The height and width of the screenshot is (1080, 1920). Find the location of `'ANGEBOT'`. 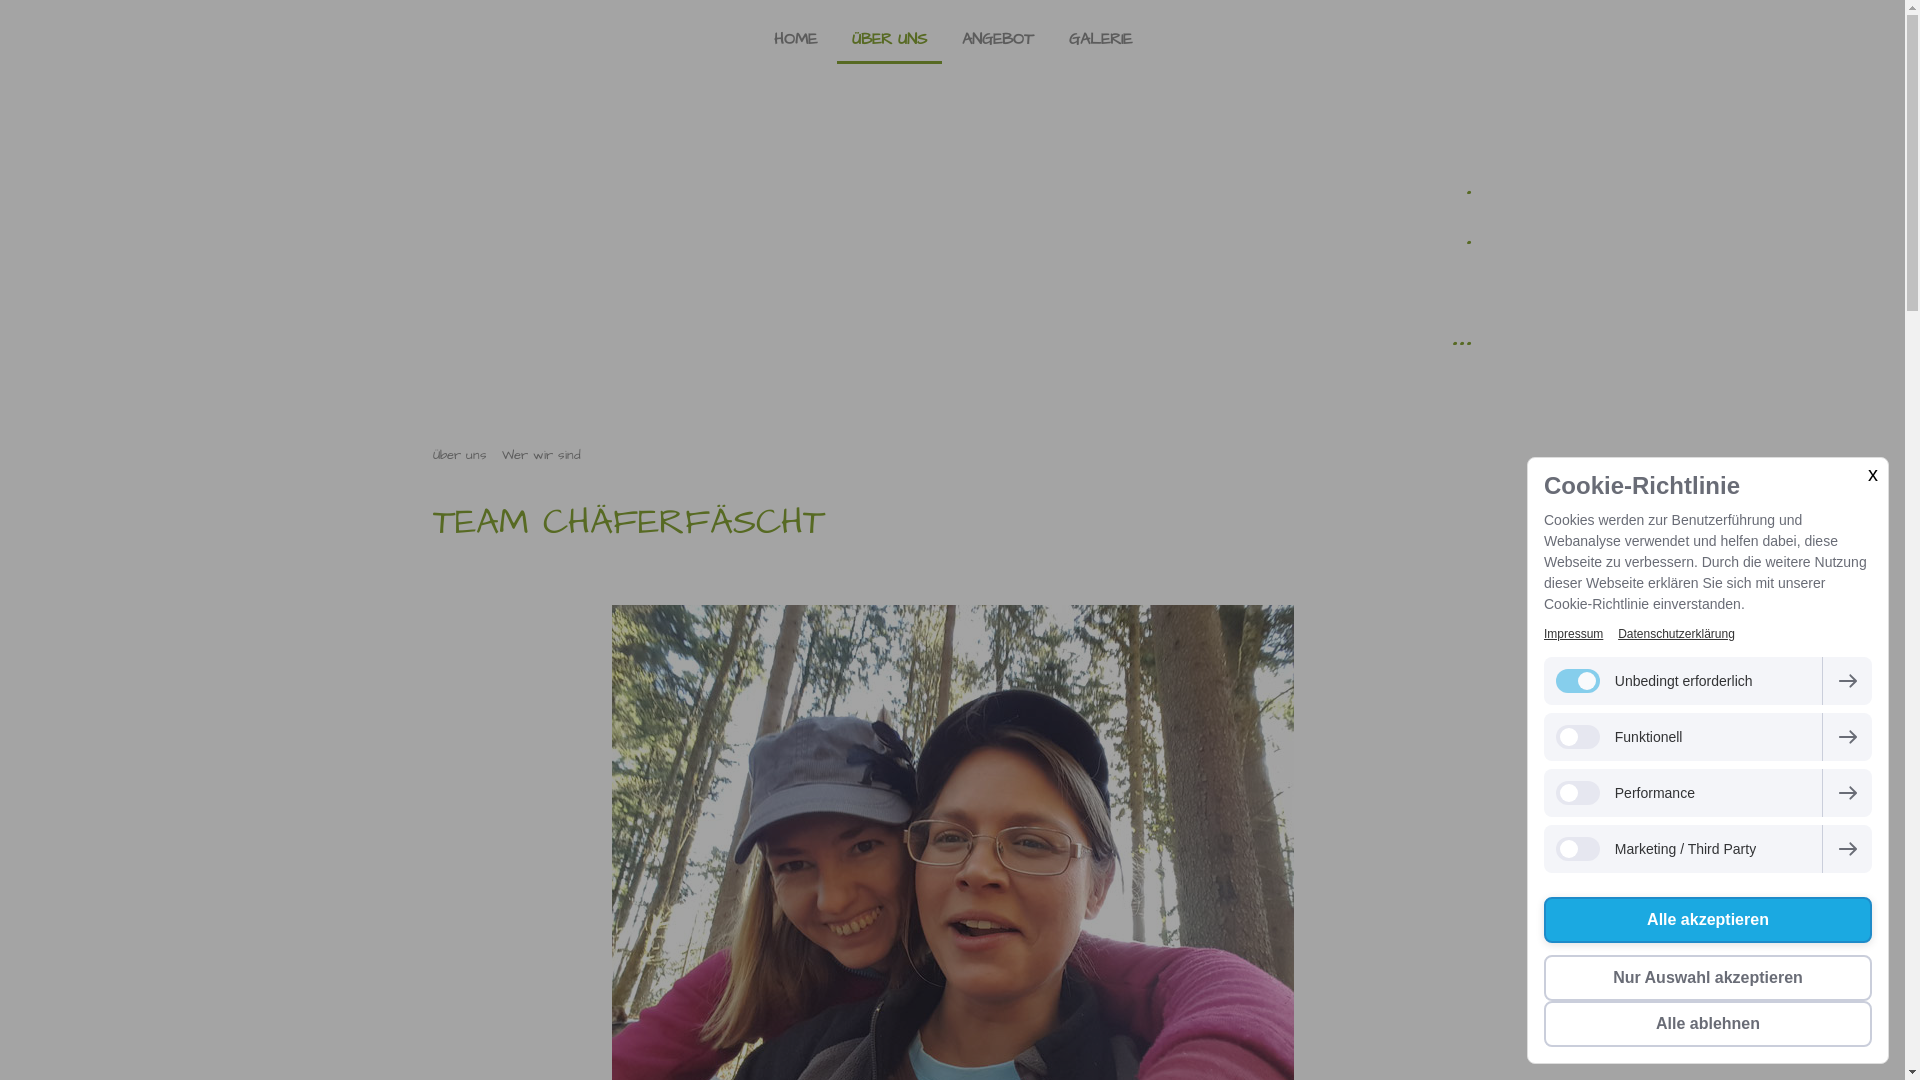

'ANGEBOT' is located at coordinates (997, 39).